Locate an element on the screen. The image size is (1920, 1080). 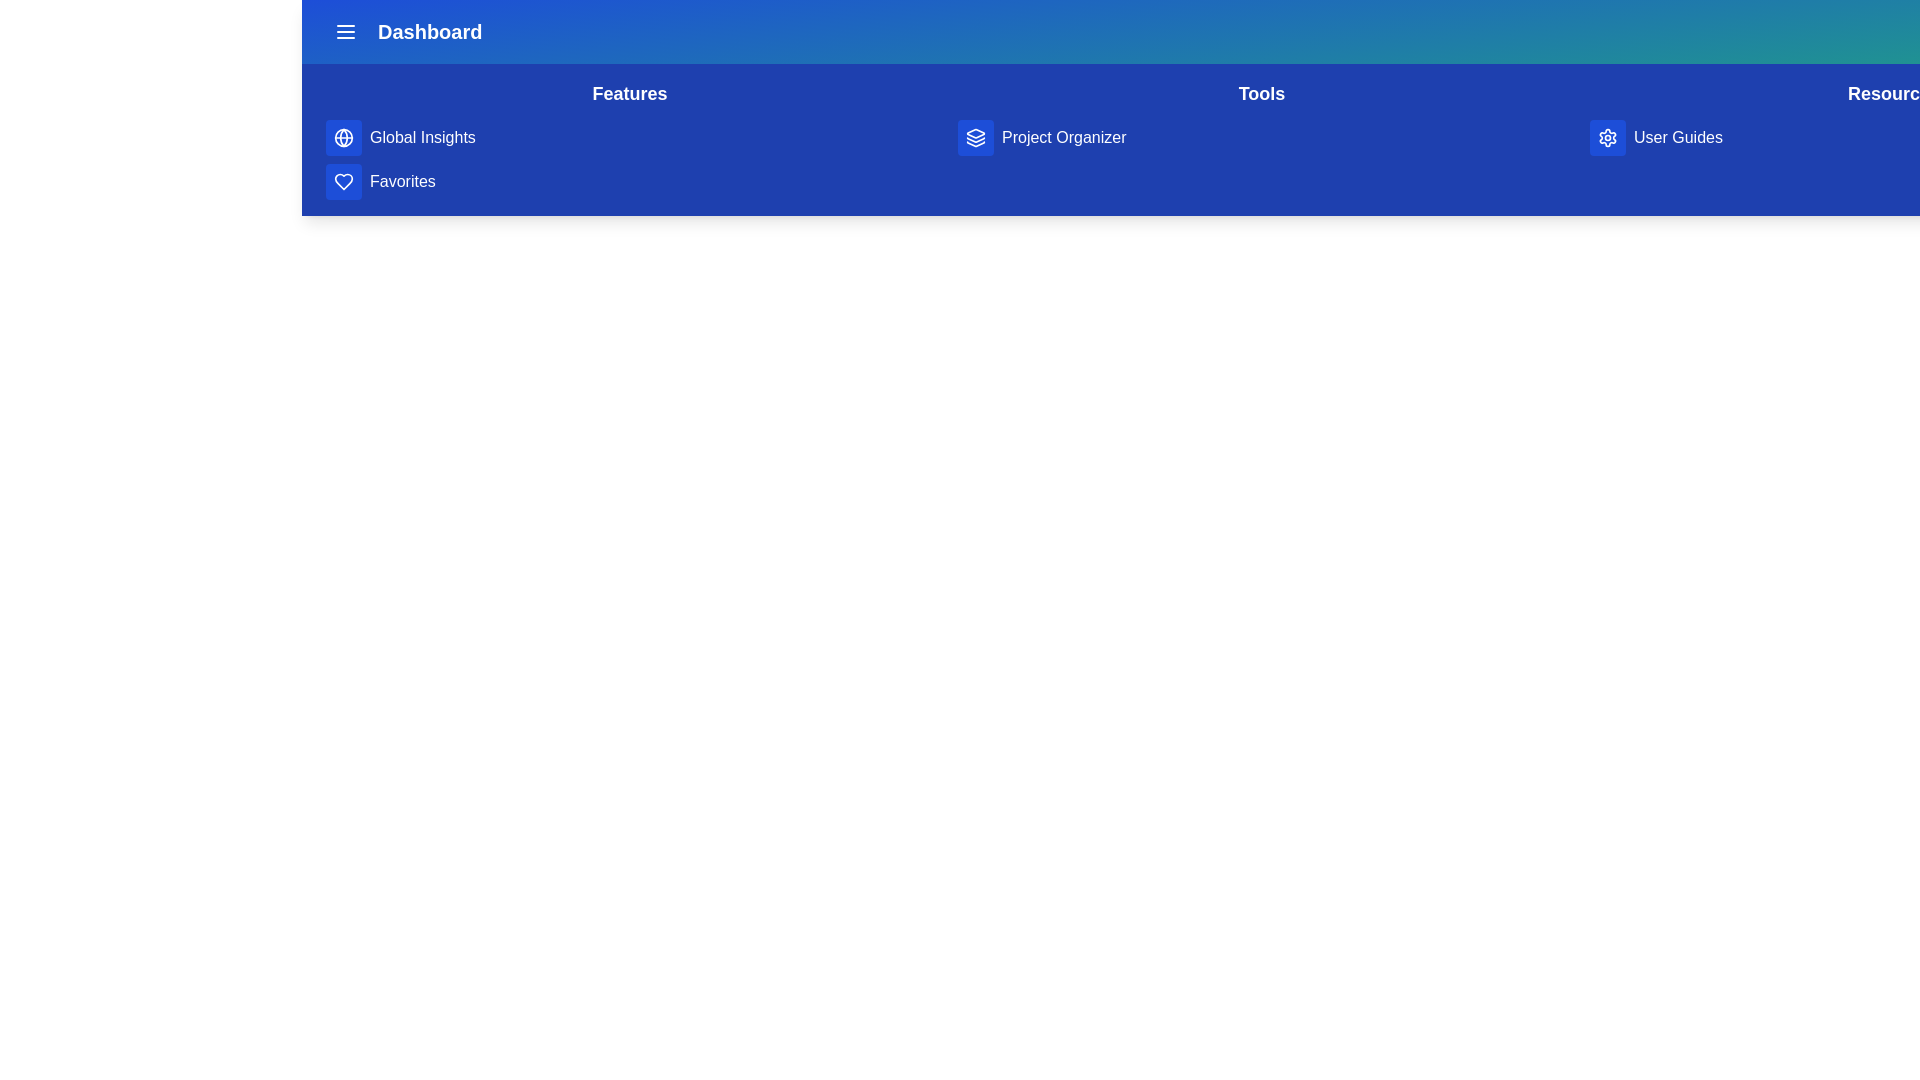
the rounded blue button with a settings gear icon is located at coordinates (1608, 137).